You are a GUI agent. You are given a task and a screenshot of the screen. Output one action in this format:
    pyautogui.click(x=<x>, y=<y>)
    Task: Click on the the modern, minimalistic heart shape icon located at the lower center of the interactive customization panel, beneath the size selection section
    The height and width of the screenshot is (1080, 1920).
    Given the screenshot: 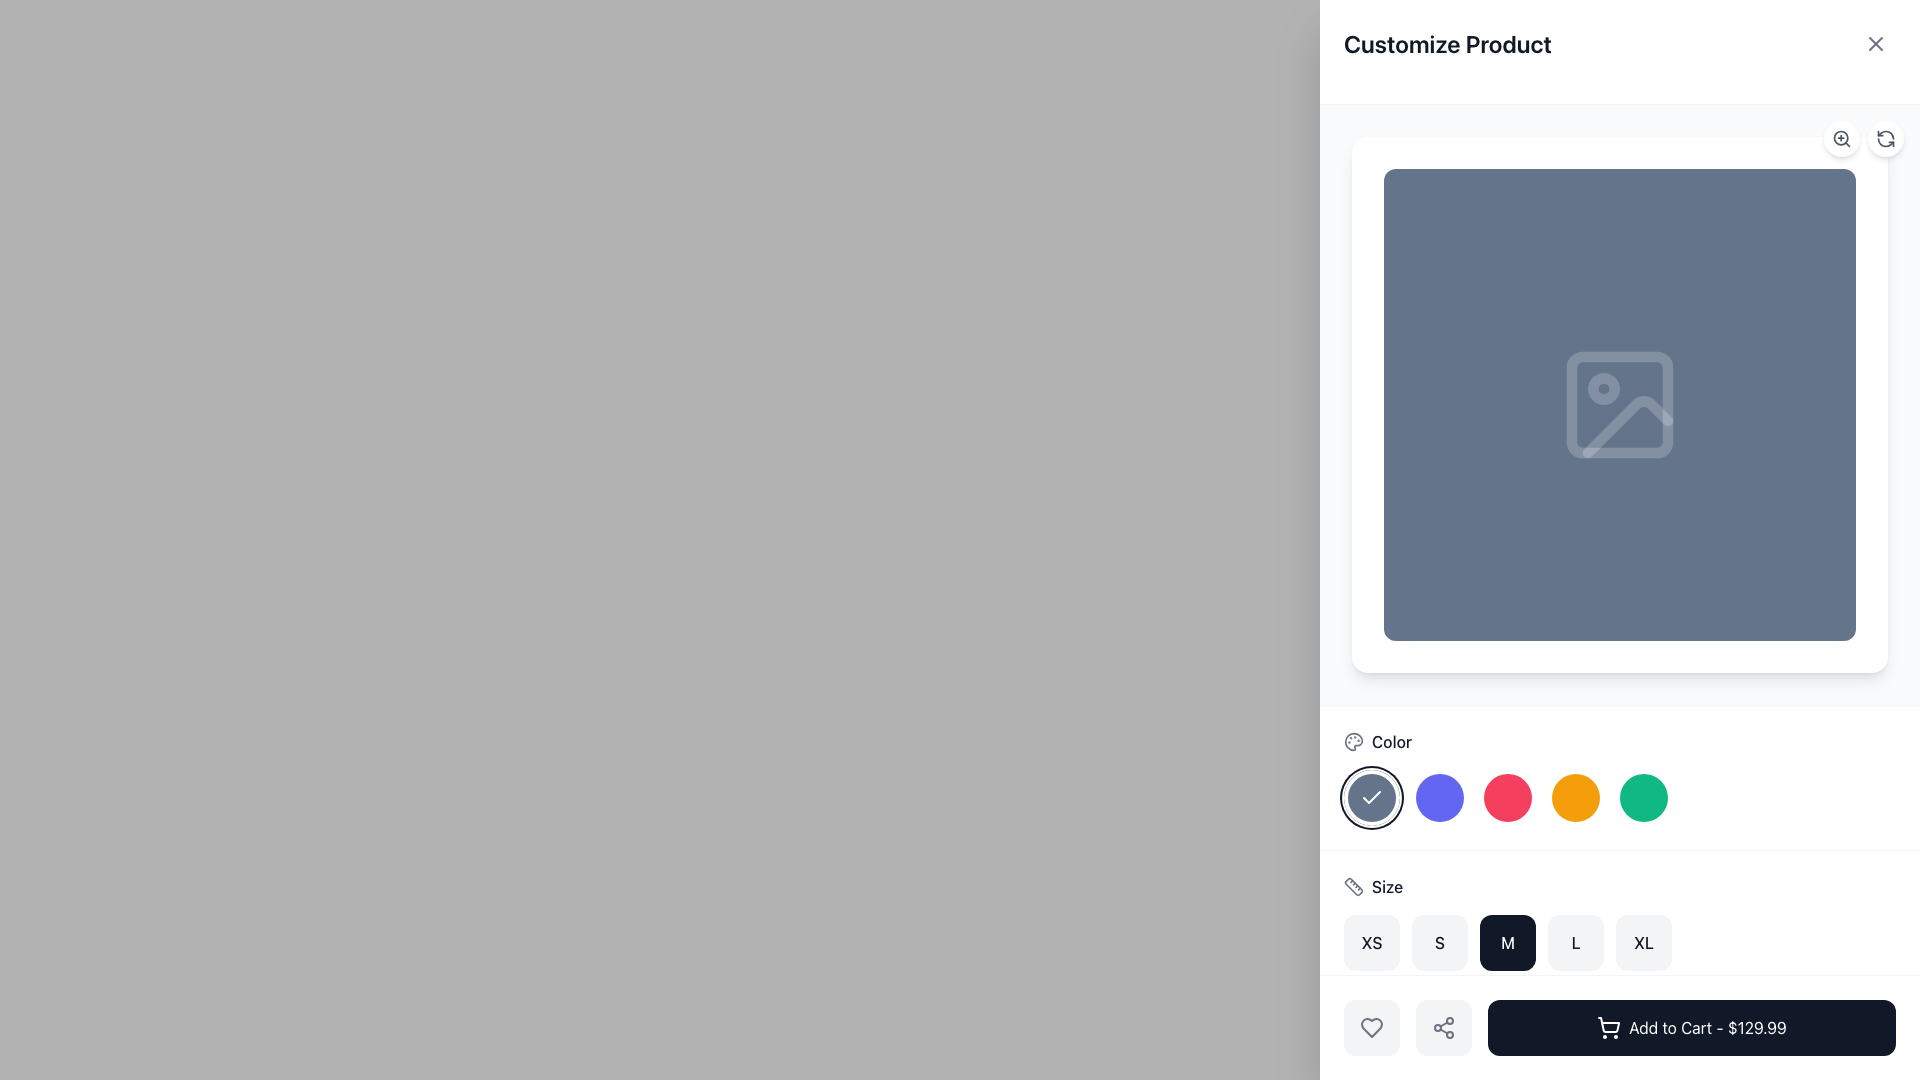 What is the action you would take?
    pyautogui.click(x=1371, y=1028)
    